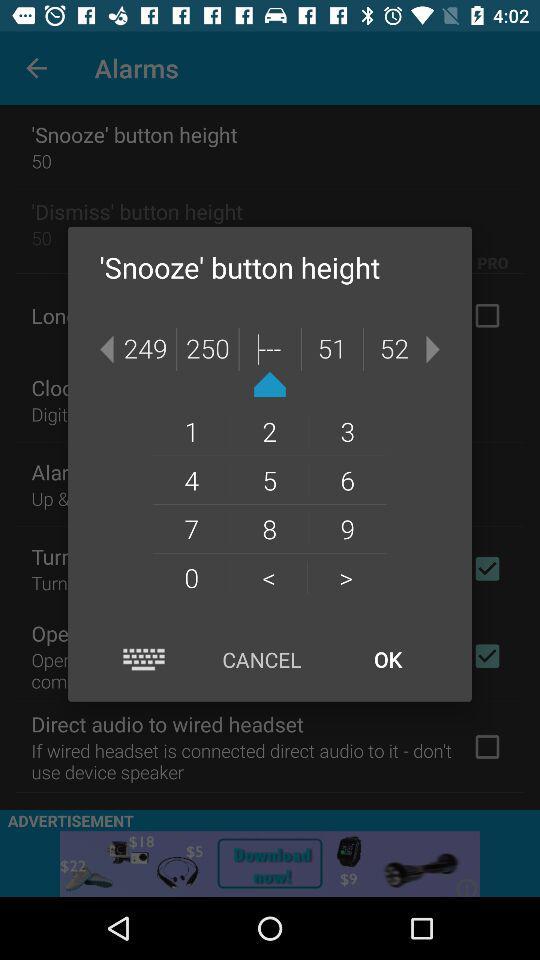 Image resolution: width=540 pixels, height=960 pixels. I want to click on the 8, so click(269, 527).